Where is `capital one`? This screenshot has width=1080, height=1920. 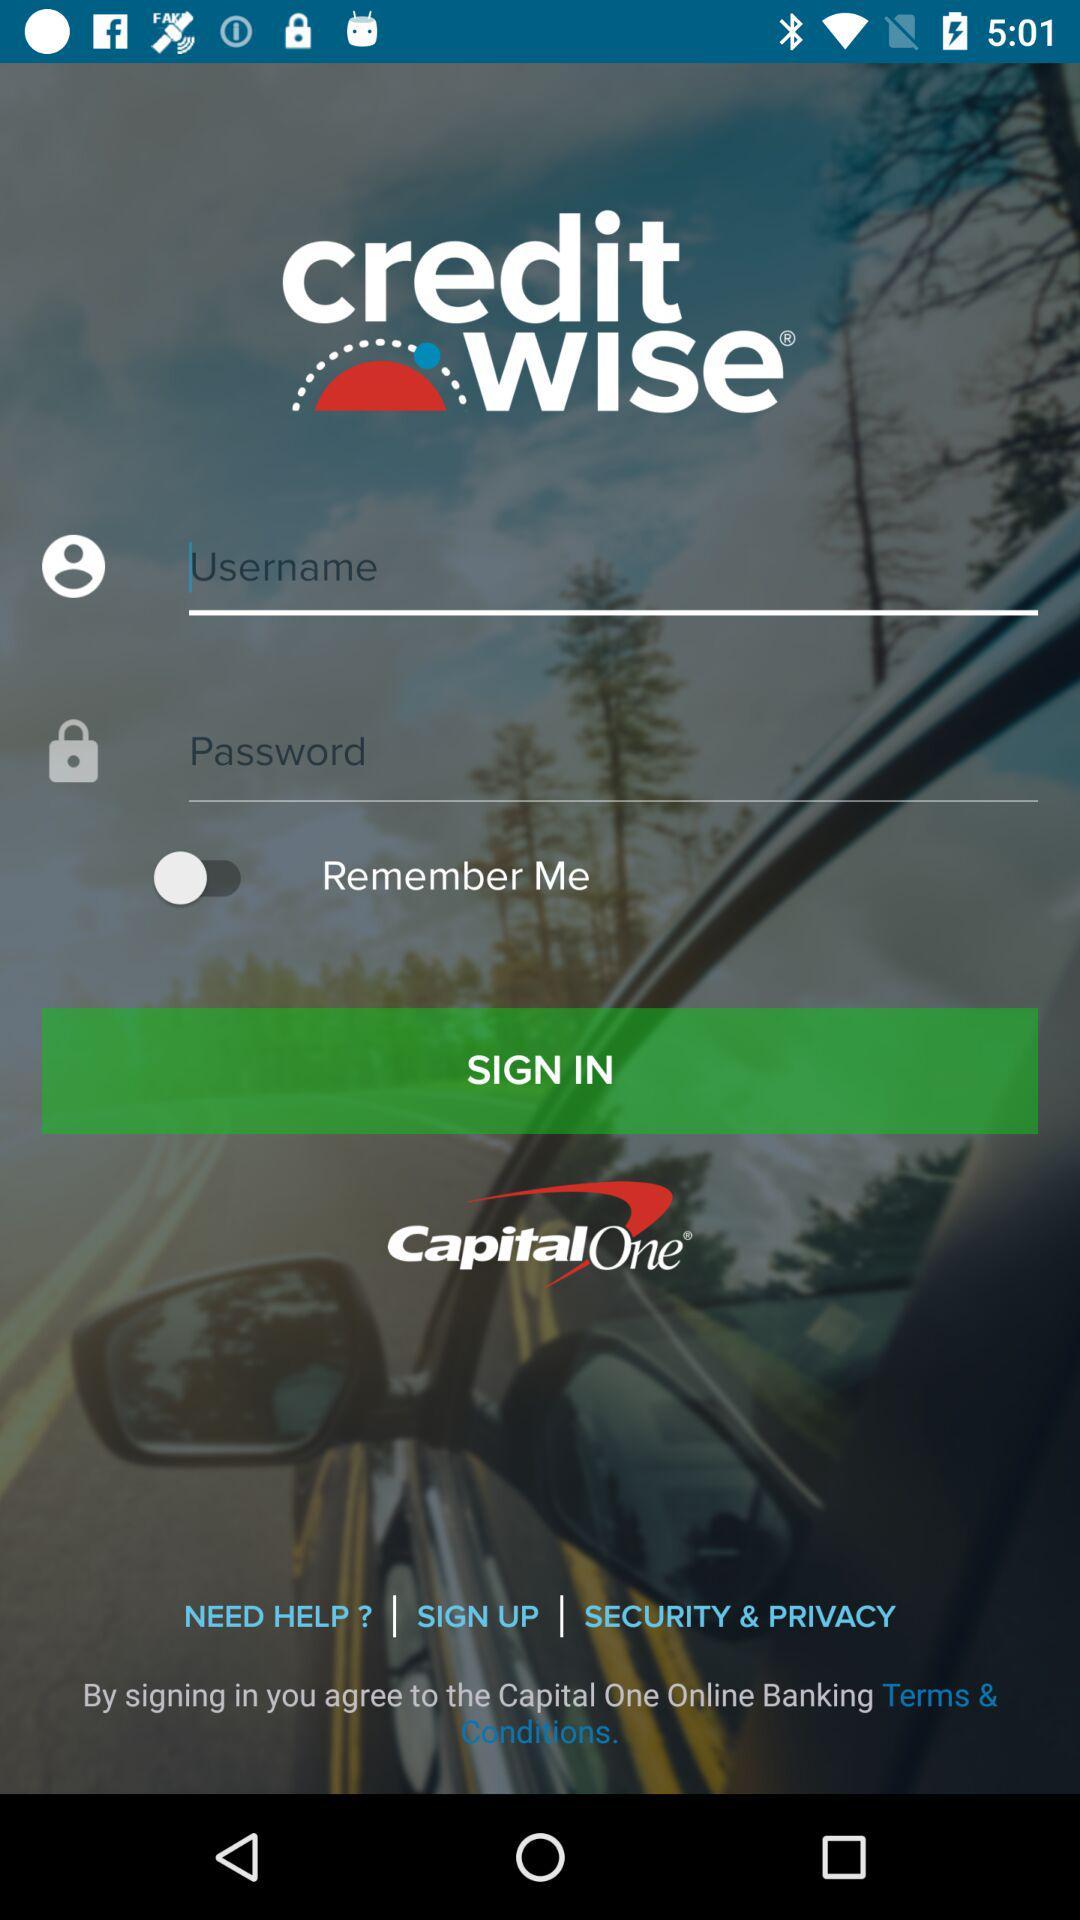
capital one is located at coordinates (540, 1233).